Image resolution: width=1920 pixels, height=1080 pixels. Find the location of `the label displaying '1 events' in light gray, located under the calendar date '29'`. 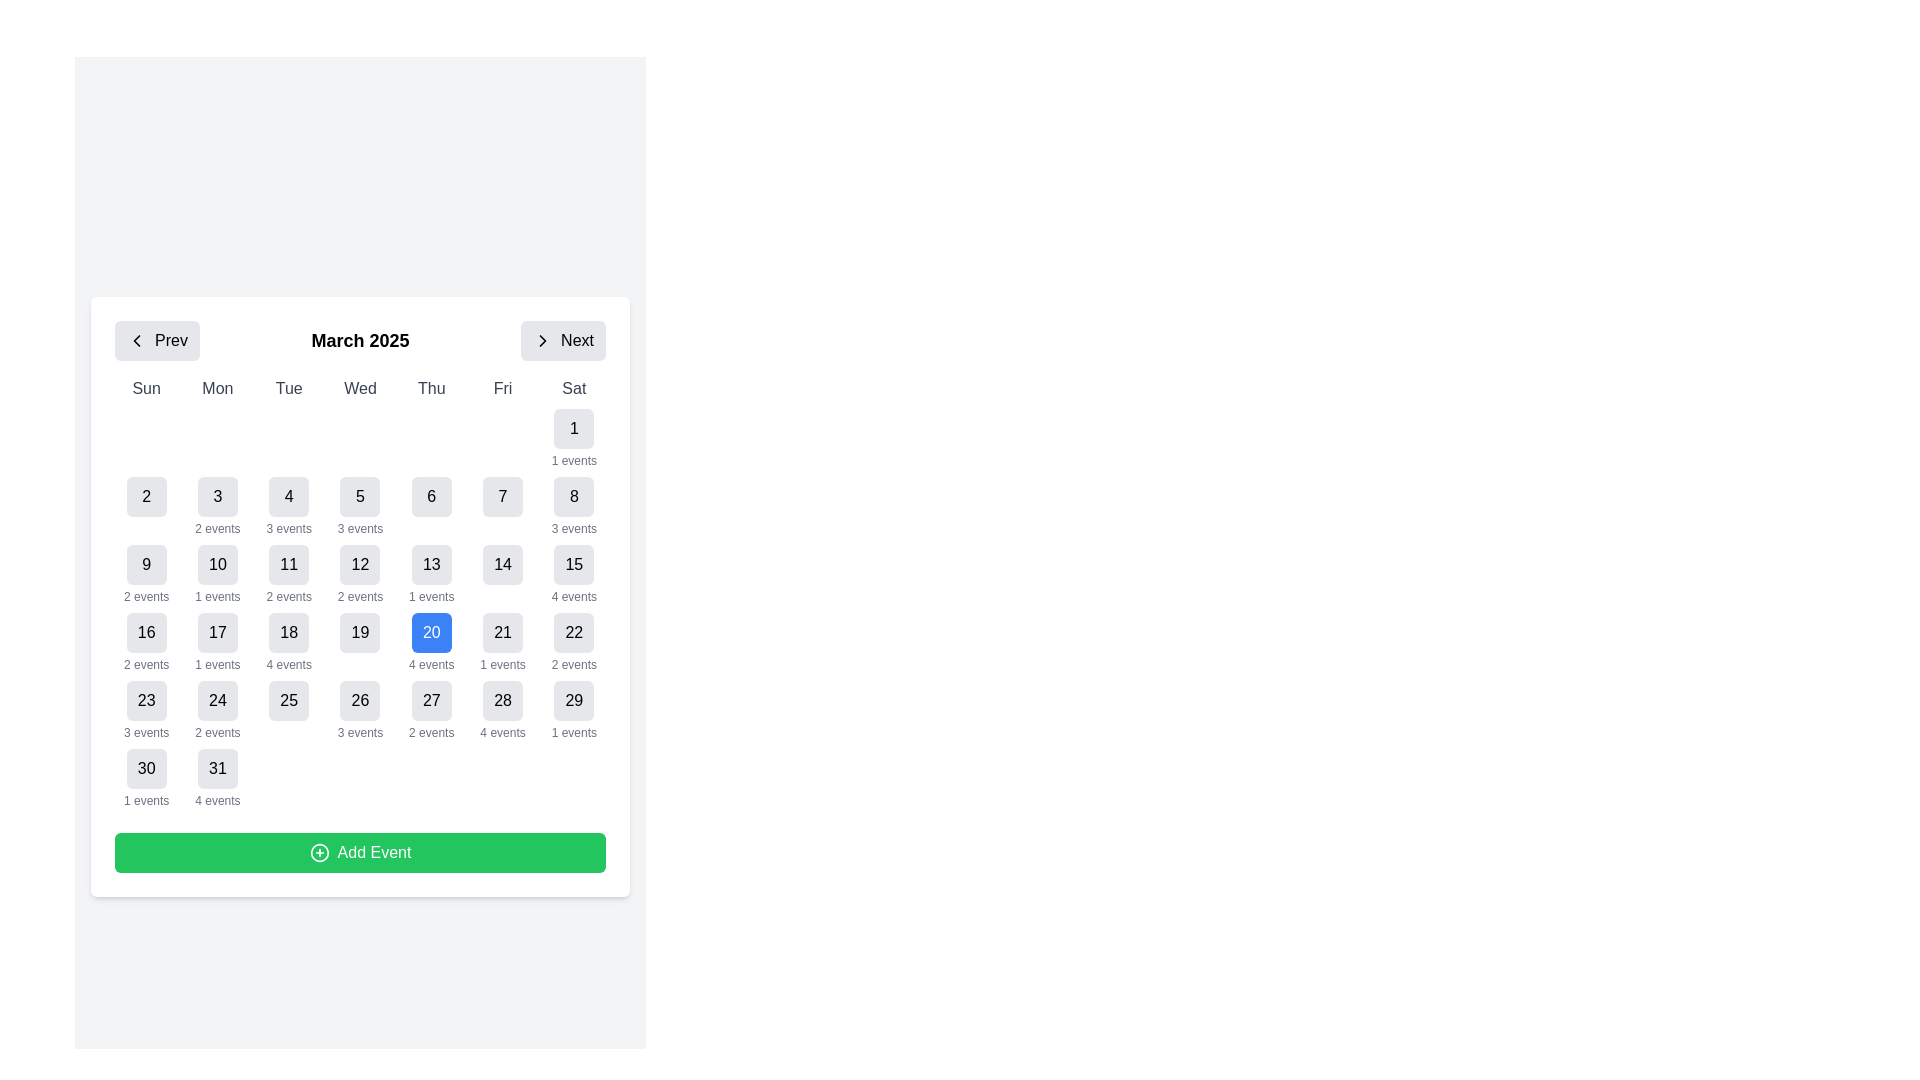

the label displaying '1 events' in light gray, located under the calendar date '29' is located at coordinates (573, 732).